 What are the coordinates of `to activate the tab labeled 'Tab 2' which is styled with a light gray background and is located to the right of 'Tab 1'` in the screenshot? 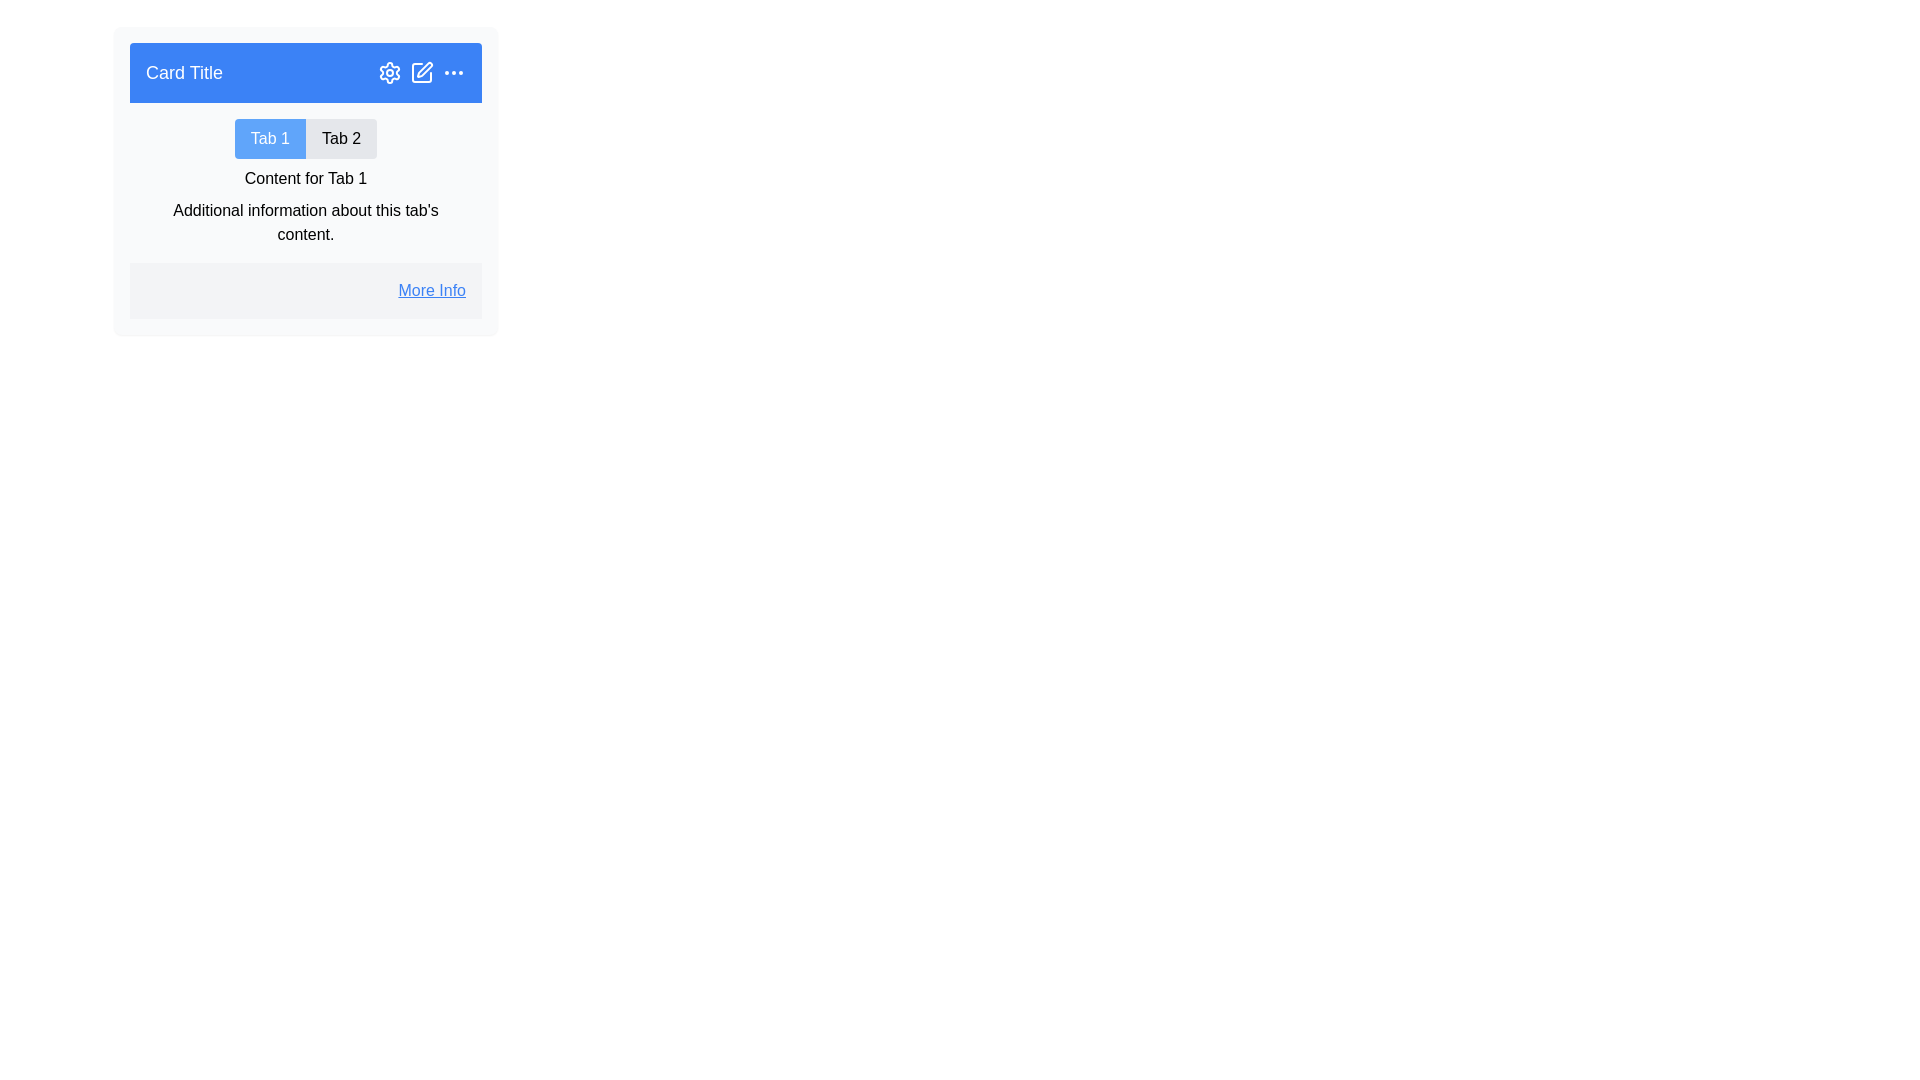 It's located at (341, 137).